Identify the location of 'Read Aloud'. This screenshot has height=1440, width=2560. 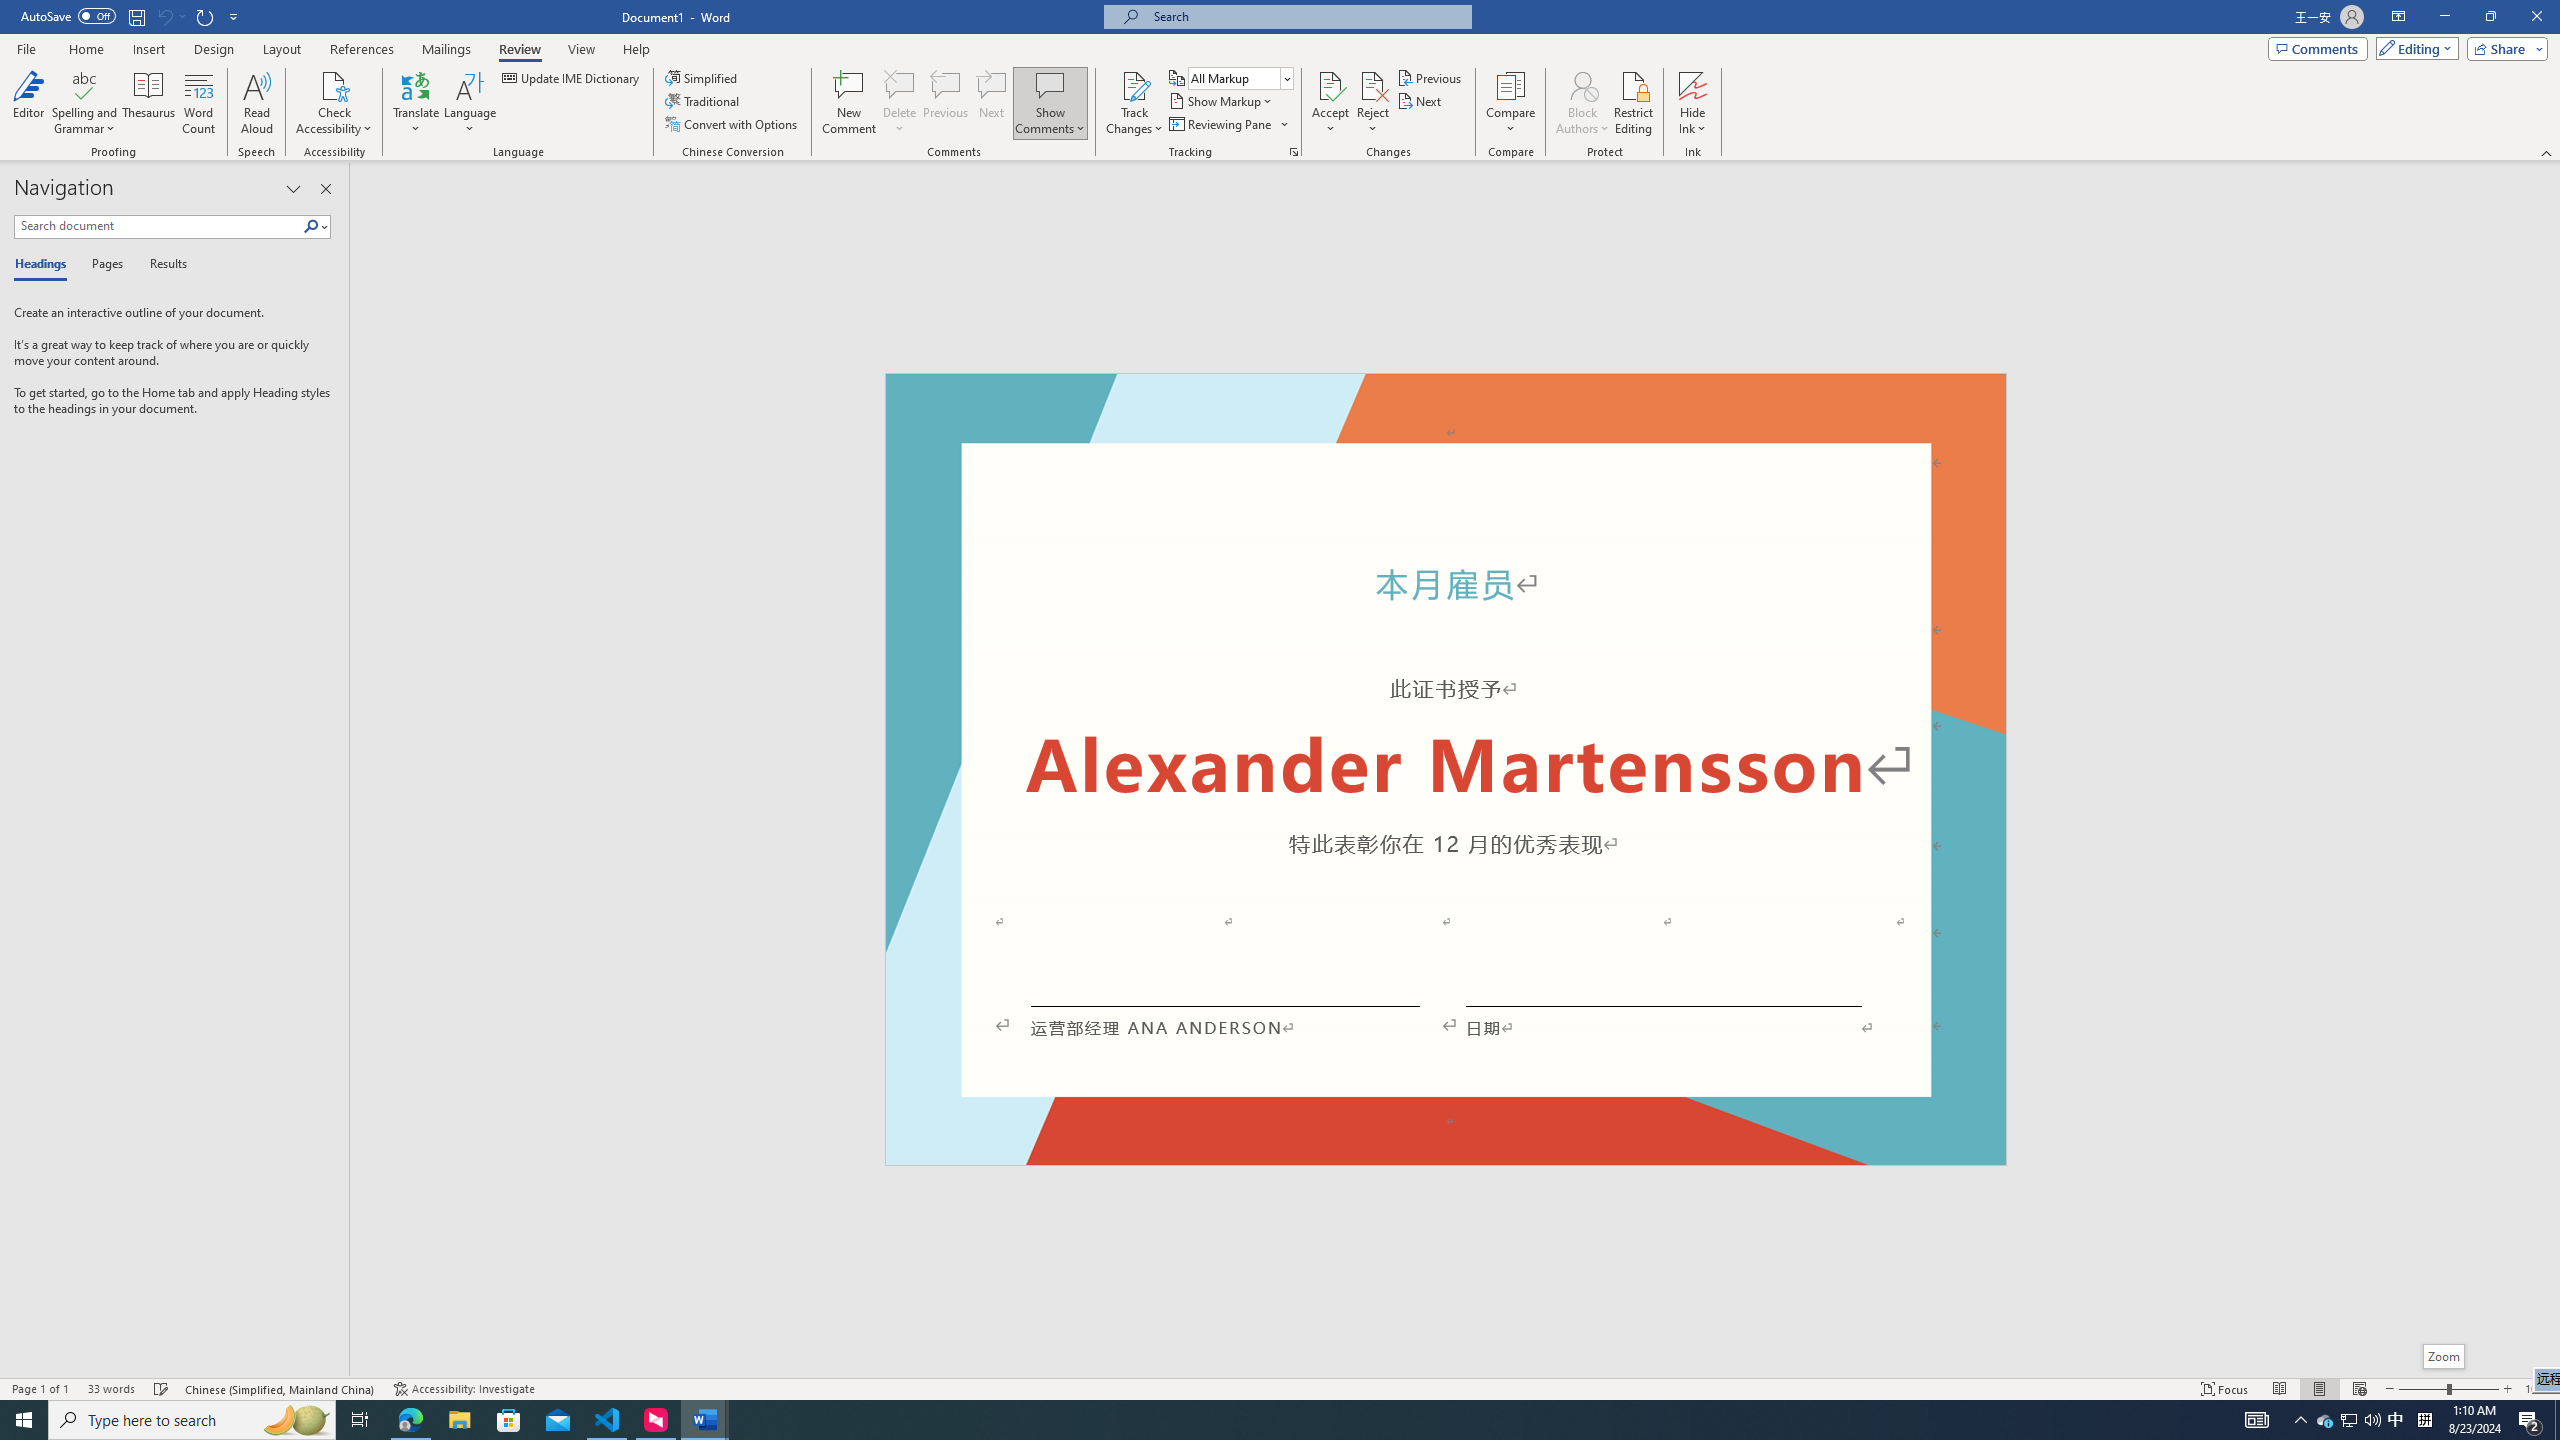
(256, 103).